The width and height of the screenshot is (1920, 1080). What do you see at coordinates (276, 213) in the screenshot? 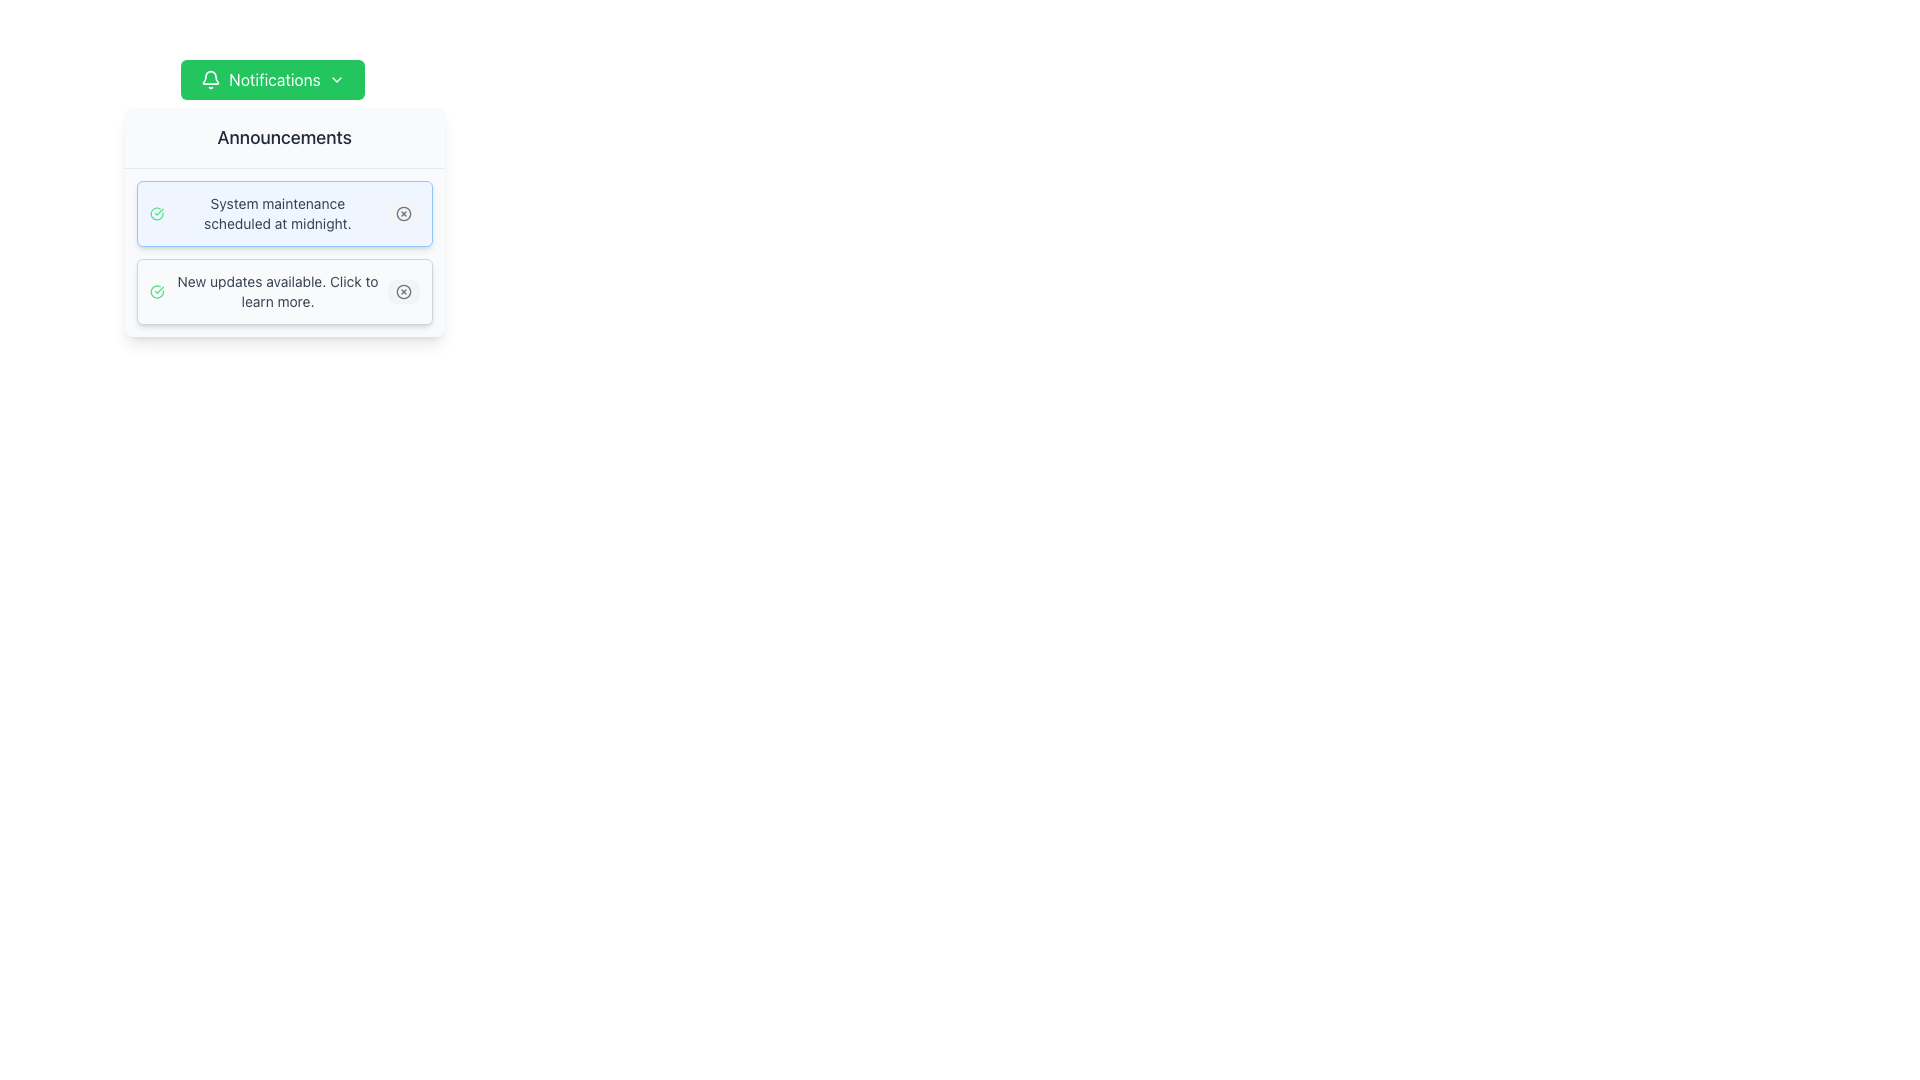
I see `announcement message displayed in the gray-text label stating 'System maintenance scheduled at midnight.'` at bounding box center [276, 213].